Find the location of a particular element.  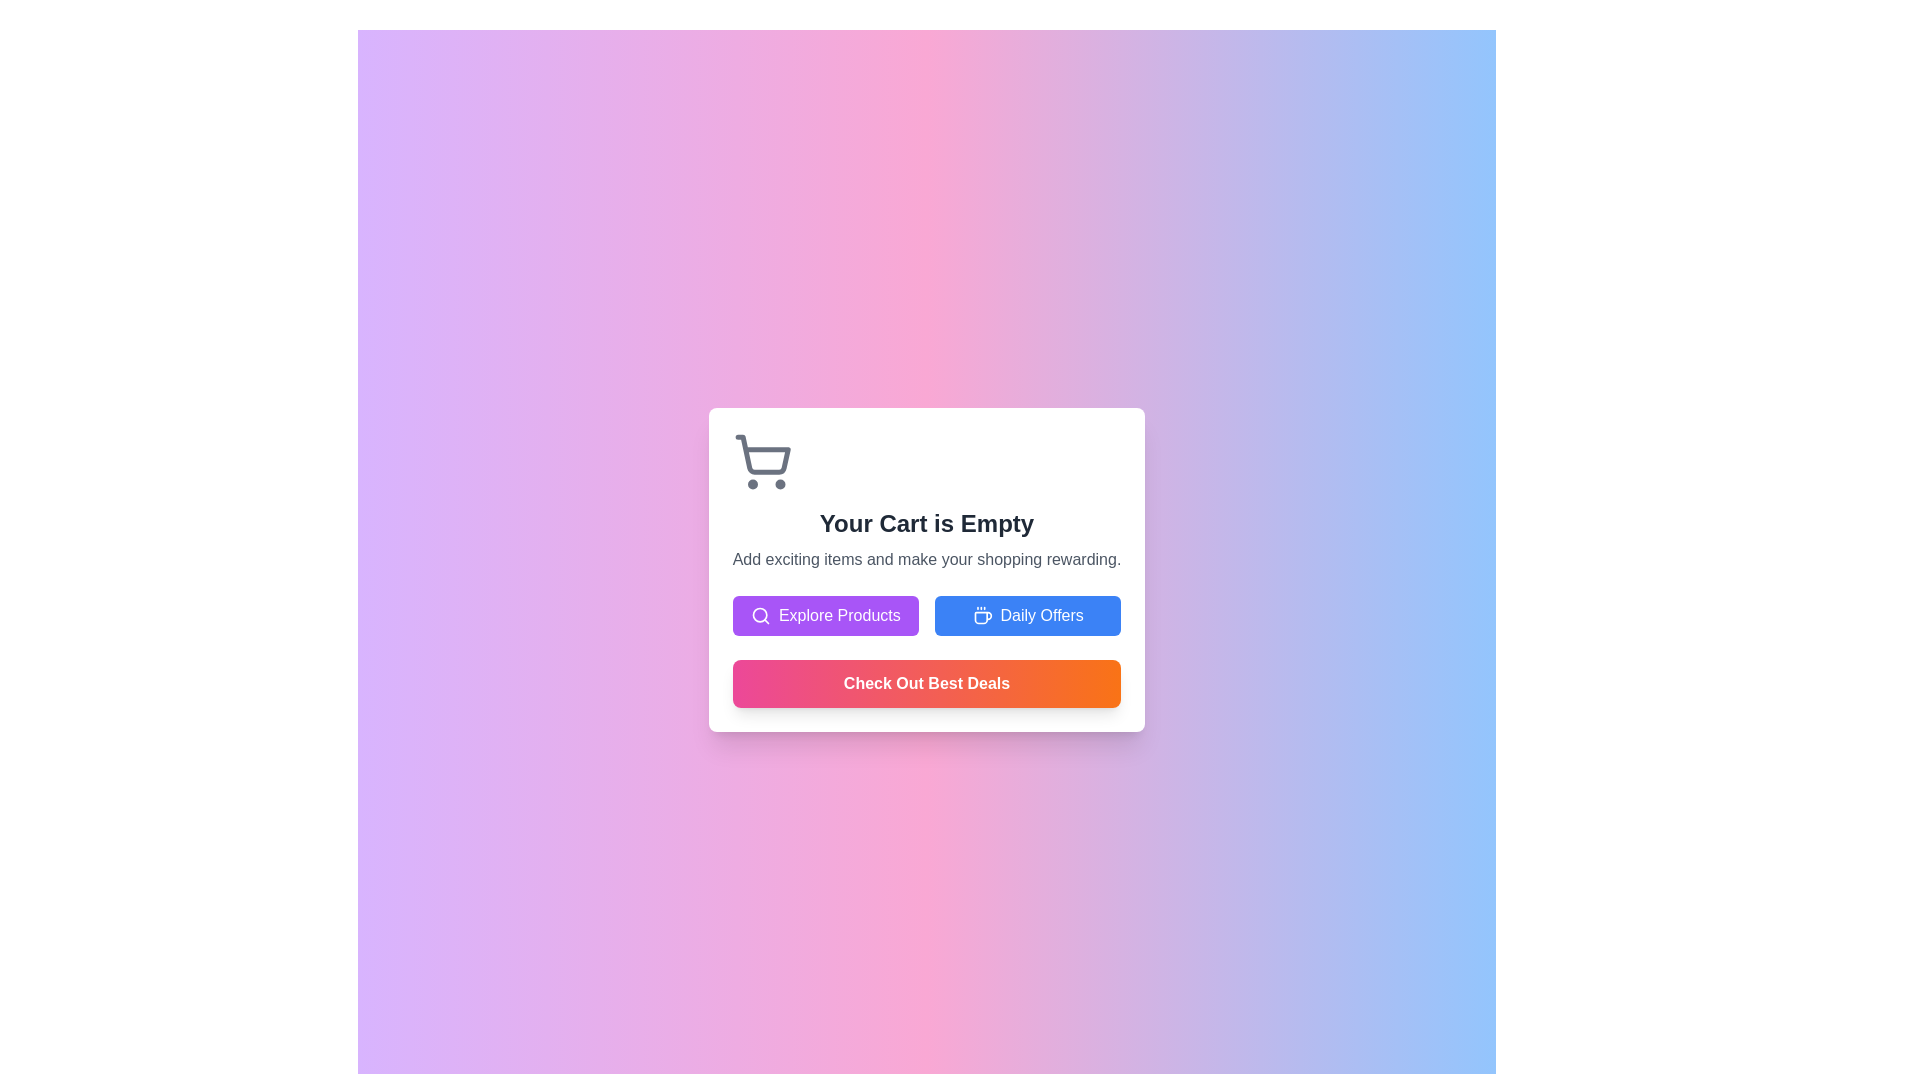

the basket element of the shopping cart icon located at the top-left corner of the central white card is located at coordinates (761, 454).